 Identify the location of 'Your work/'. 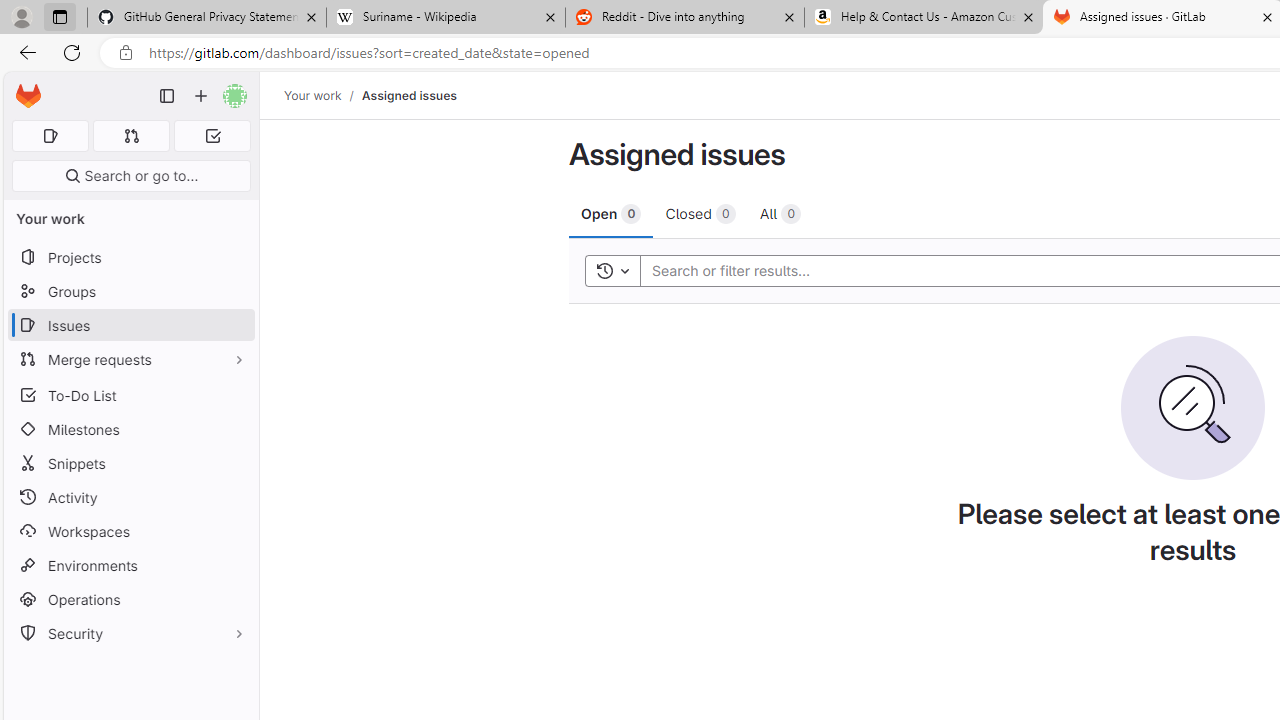
(323, 95).